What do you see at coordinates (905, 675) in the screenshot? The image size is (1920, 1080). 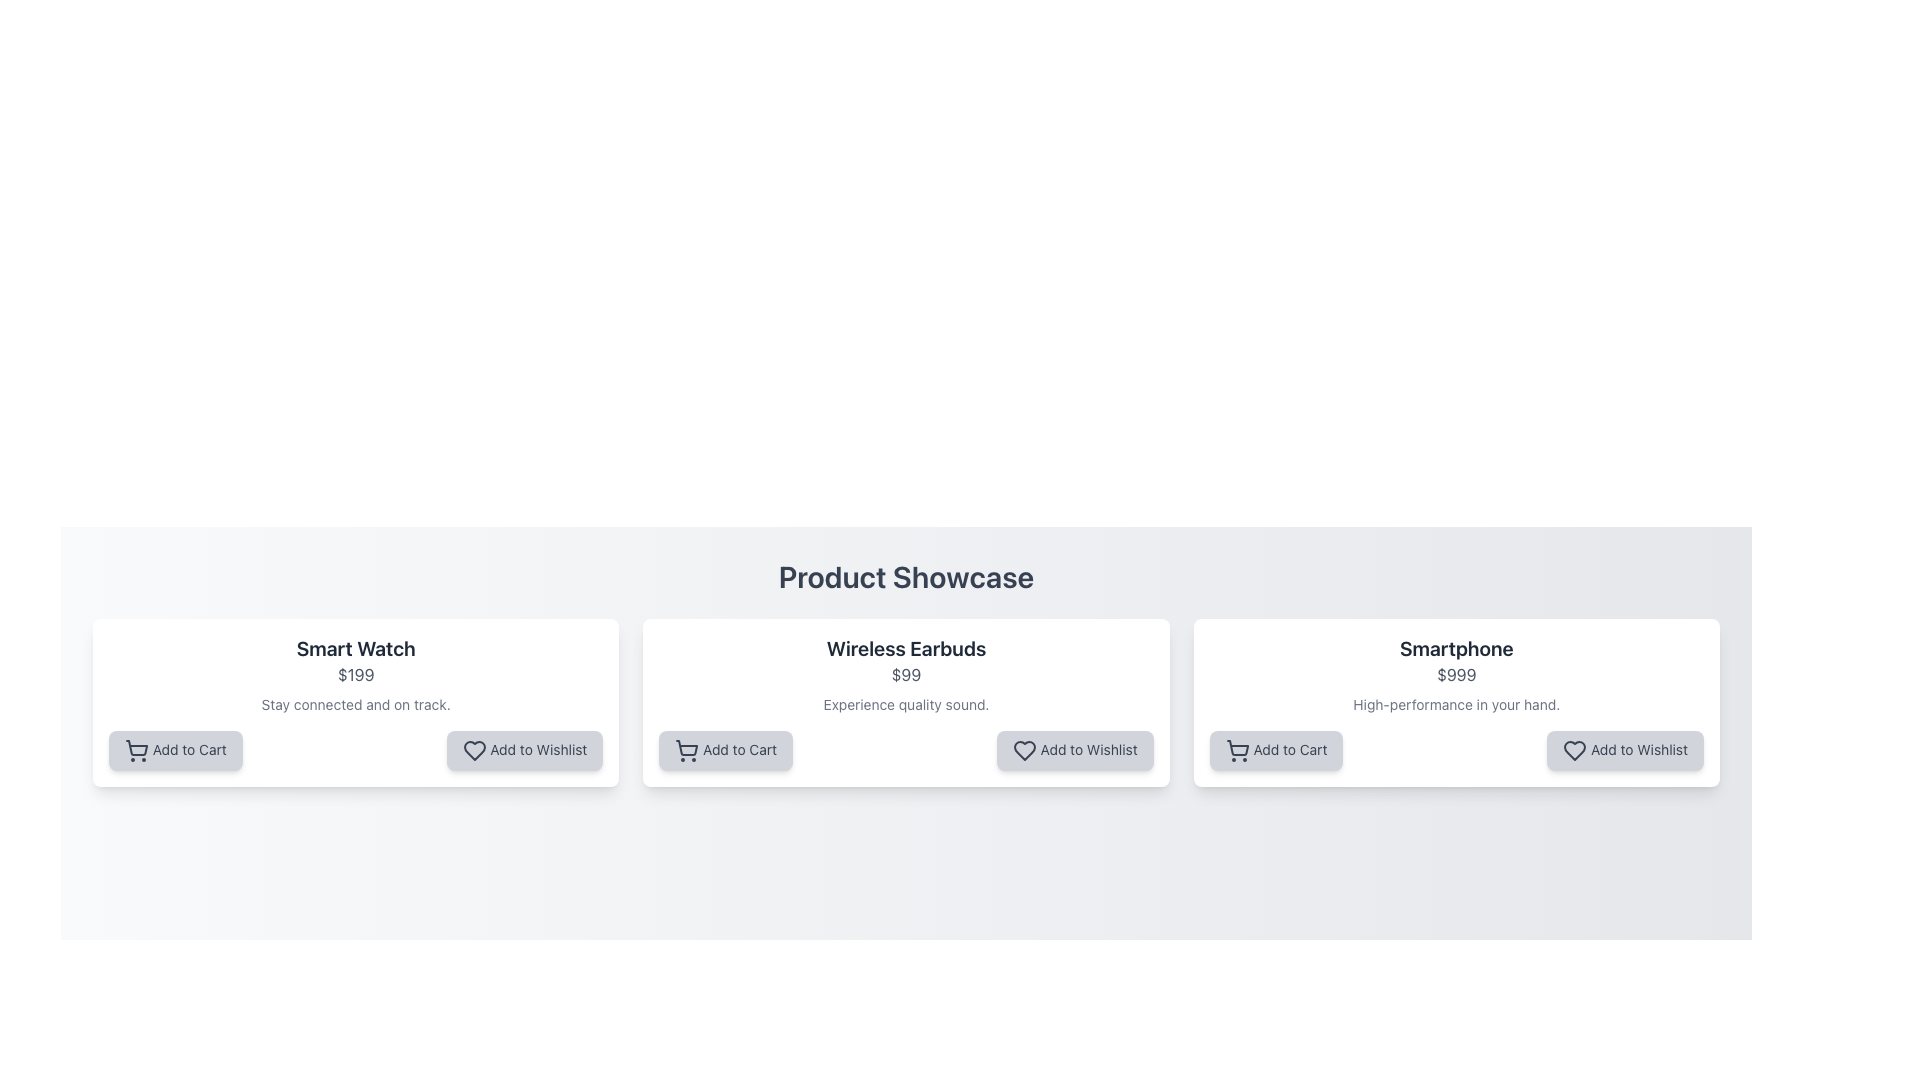 I see `the price display text for the product 'Wireless Earbuds', which is located below the title and above the product description in the central card of the product showcase layout` at bounding box center [905, 675].